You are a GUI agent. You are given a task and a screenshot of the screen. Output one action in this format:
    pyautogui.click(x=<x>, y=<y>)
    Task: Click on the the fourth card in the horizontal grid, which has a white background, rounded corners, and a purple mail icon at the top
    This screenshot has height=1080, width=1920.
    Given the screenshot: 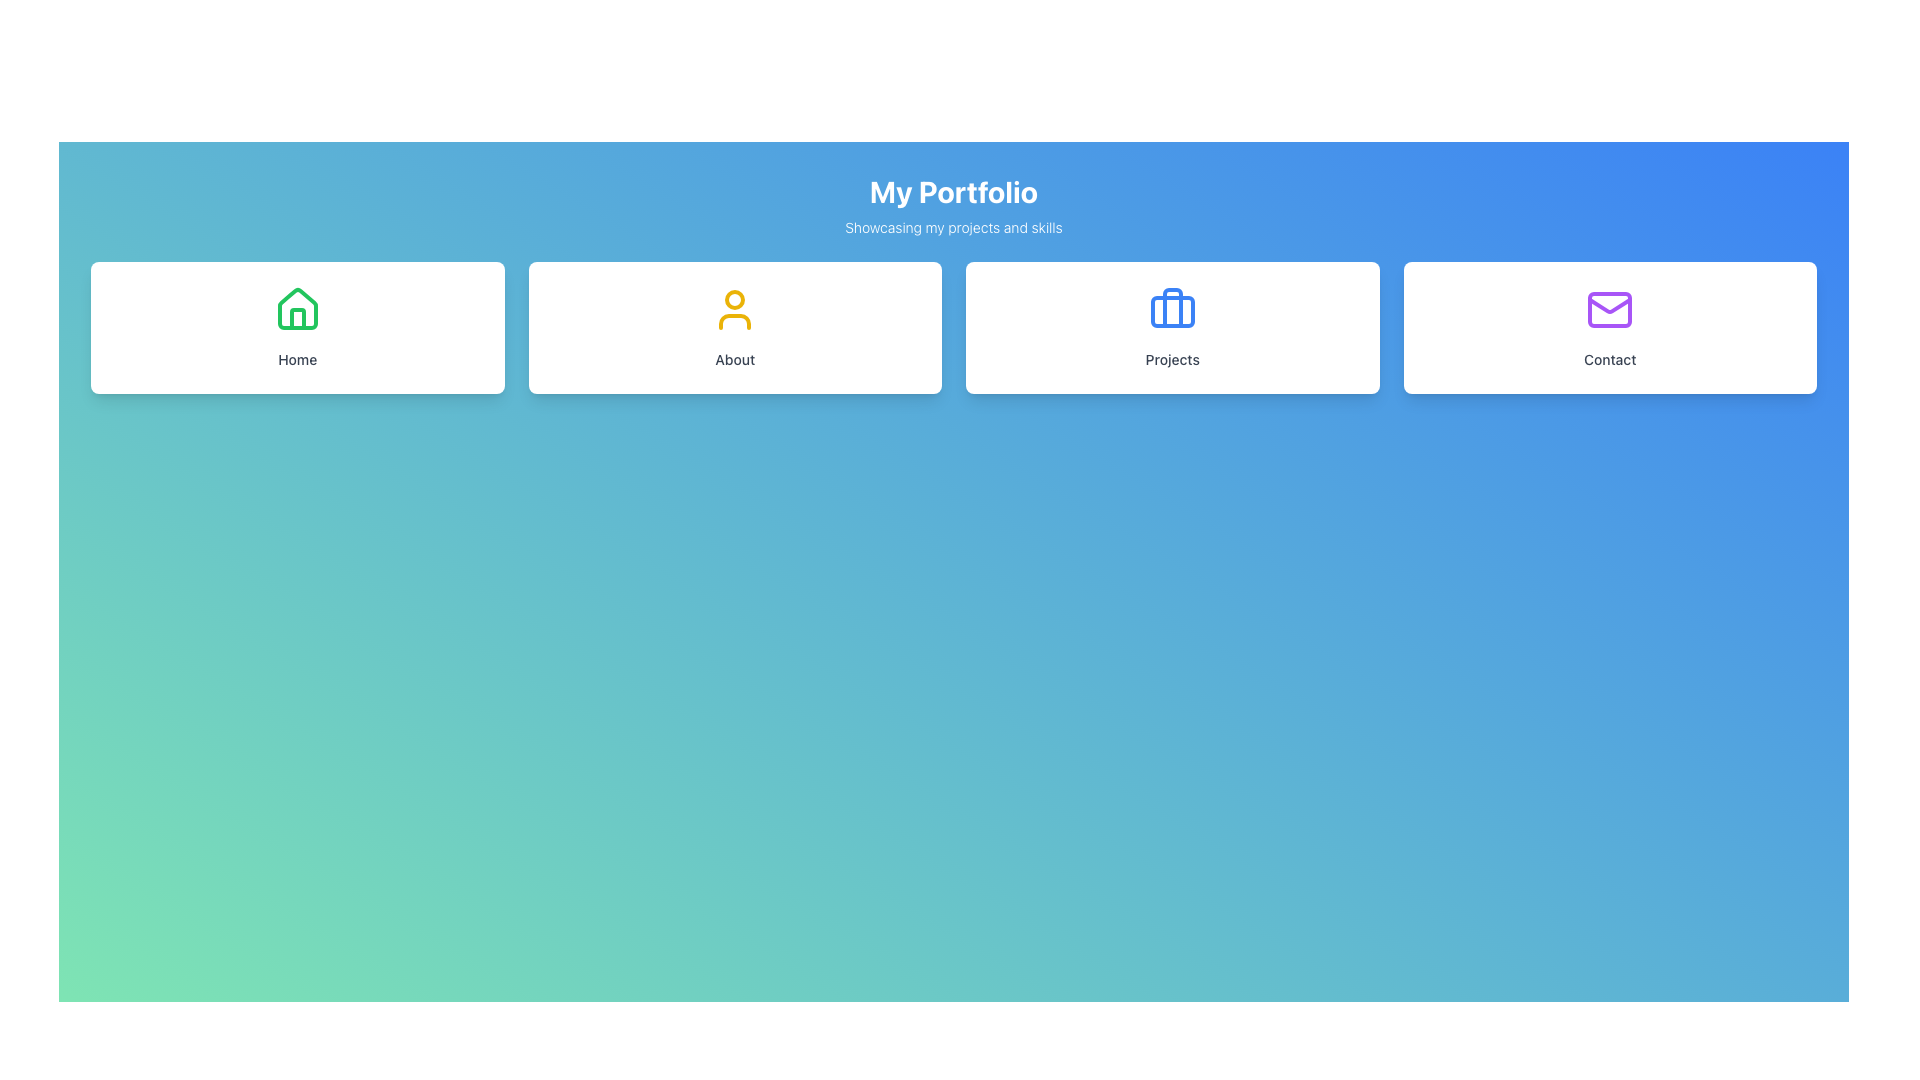 What is the action you would take?
    pyautogui.click(x=1610, y=326)
    